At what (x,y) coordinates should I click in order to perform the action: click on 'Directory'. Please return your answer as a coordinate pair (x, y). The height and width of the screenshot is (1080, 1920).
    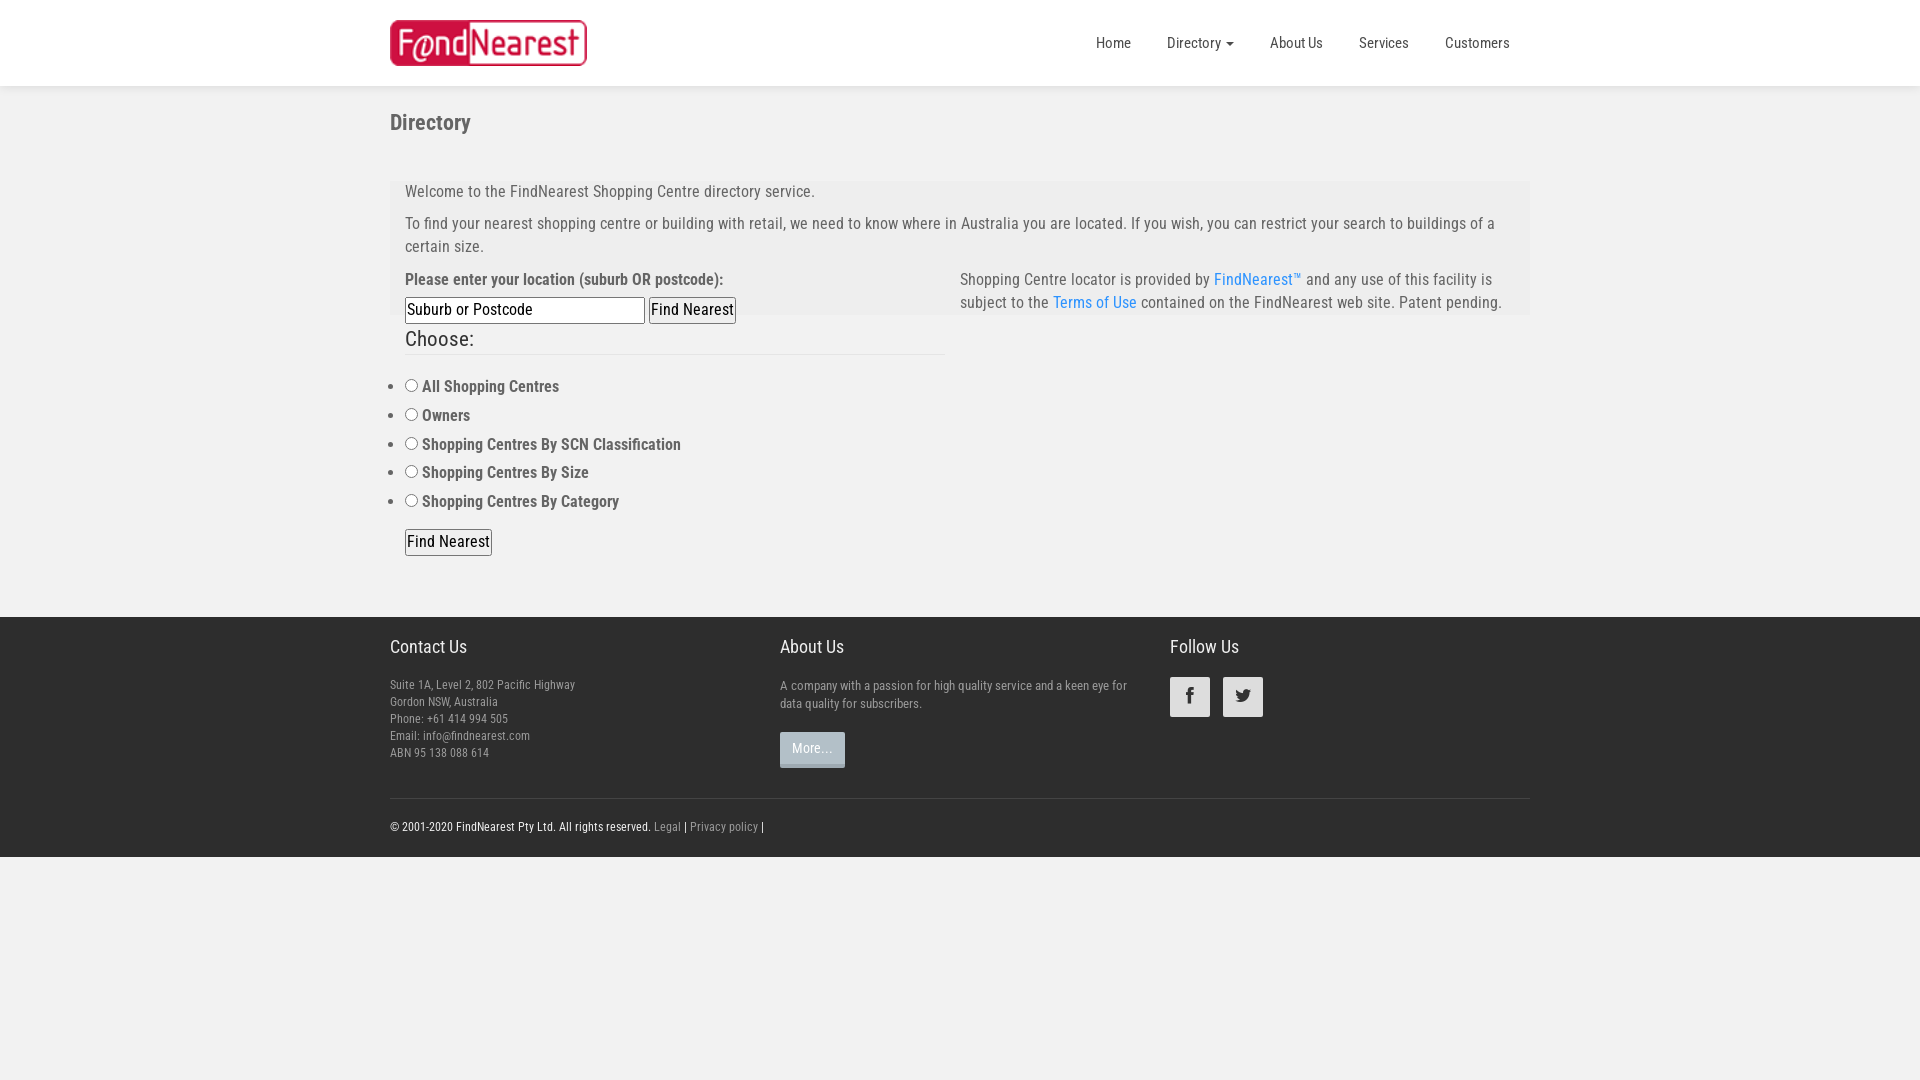
    Looking at the image, I should click on (1200, 42).